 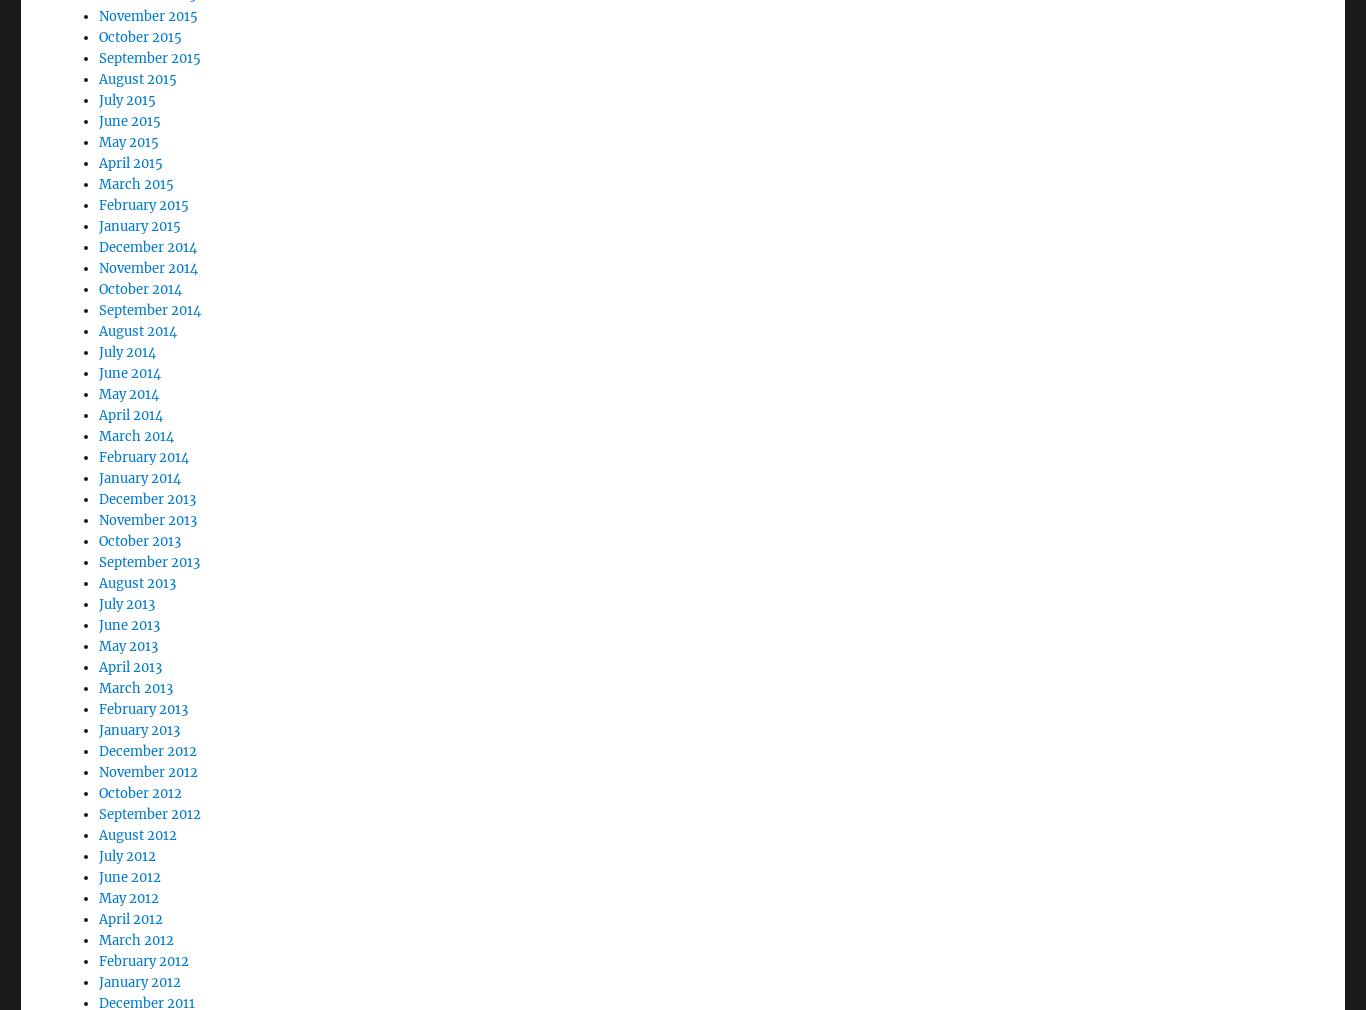 I want to click on 'January 2015', so click(x=139, y=170).